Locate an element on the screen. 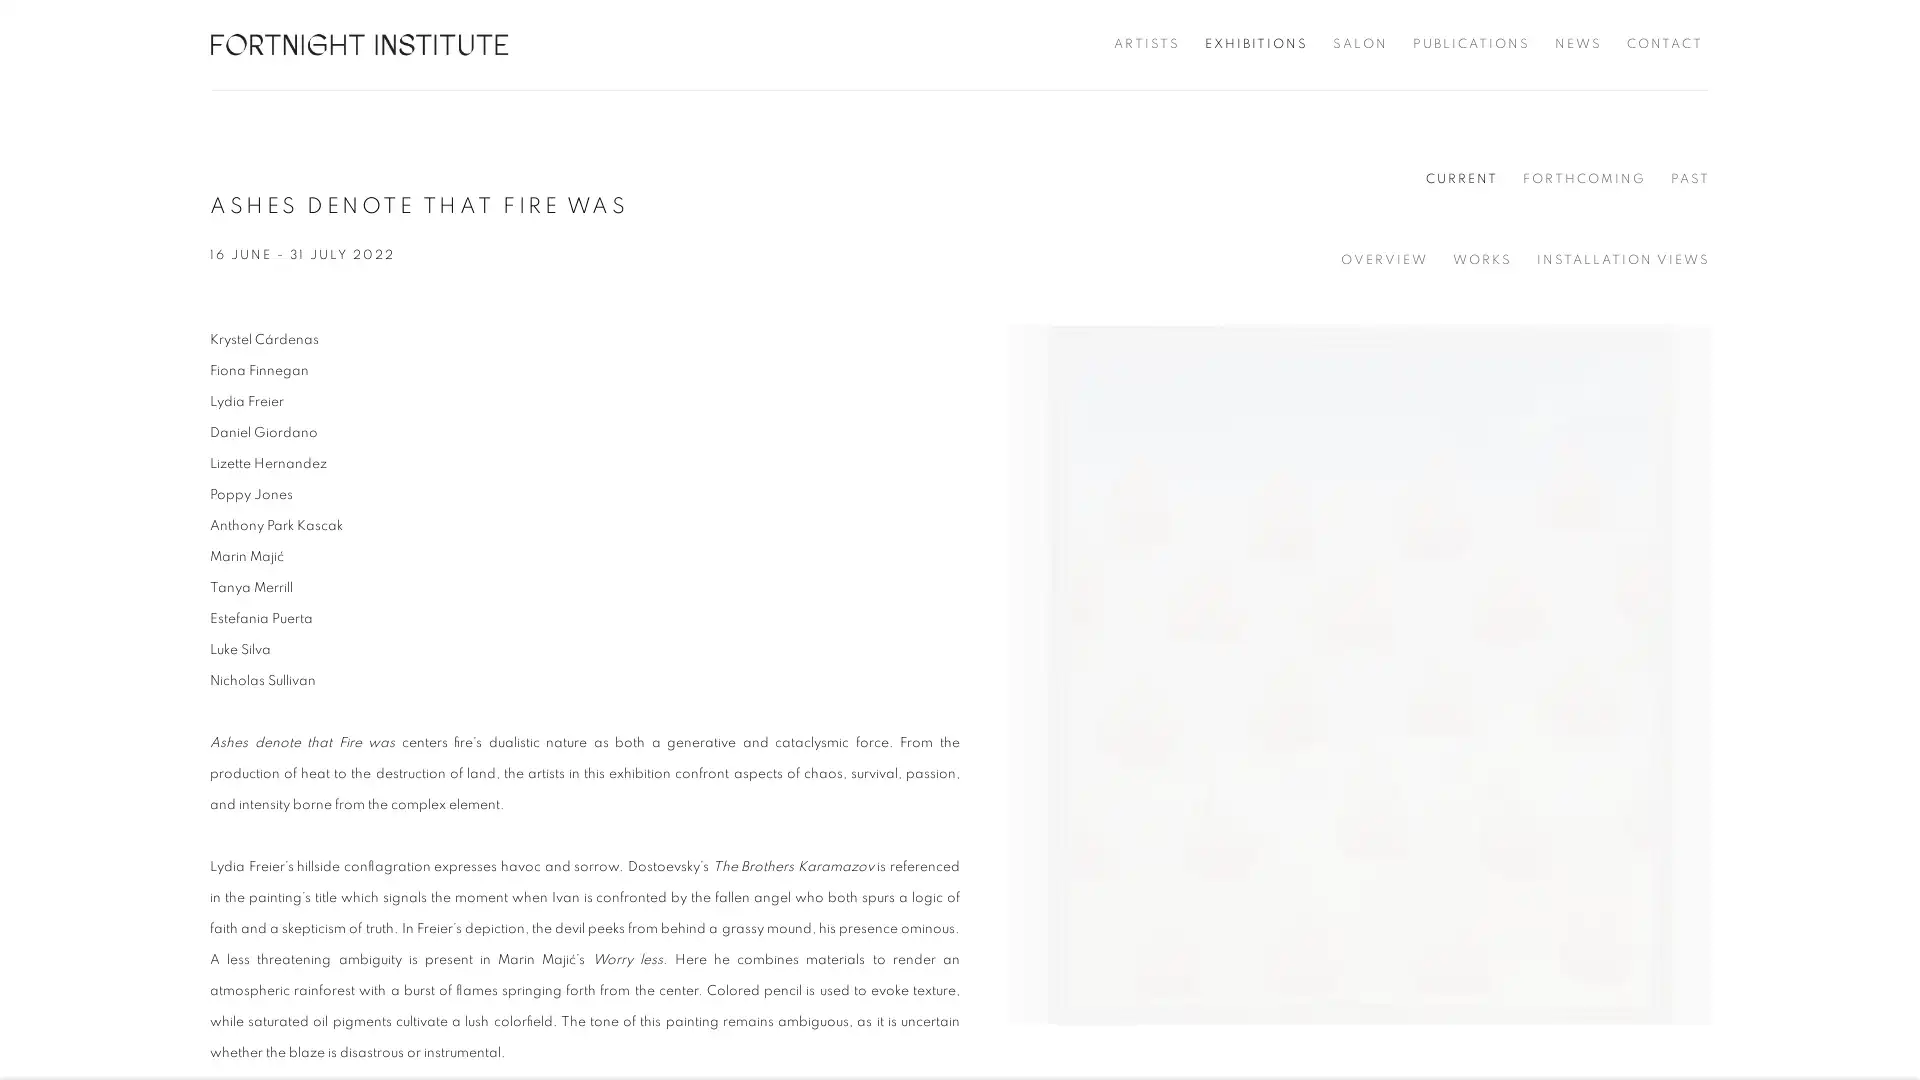  INSTALLATION VIEWS is located at coordinates (1623, 262).